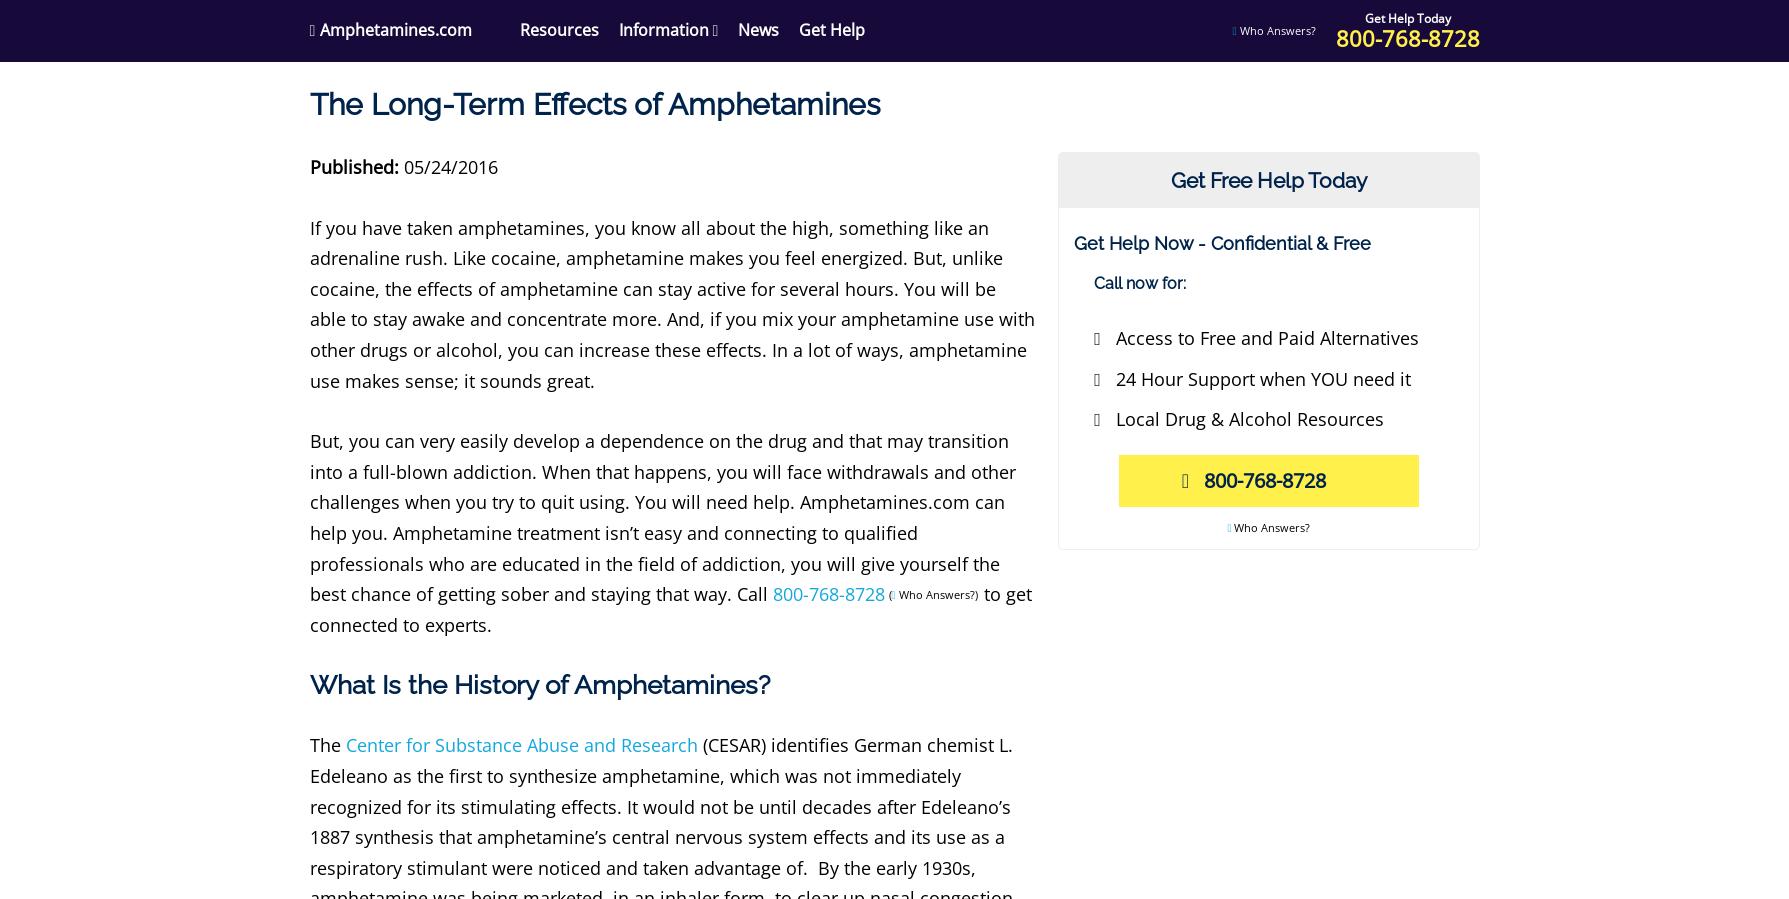 This screenshot has width=1789, height=899. I want to click on 'to get connected to experts.', so click(669, 607).